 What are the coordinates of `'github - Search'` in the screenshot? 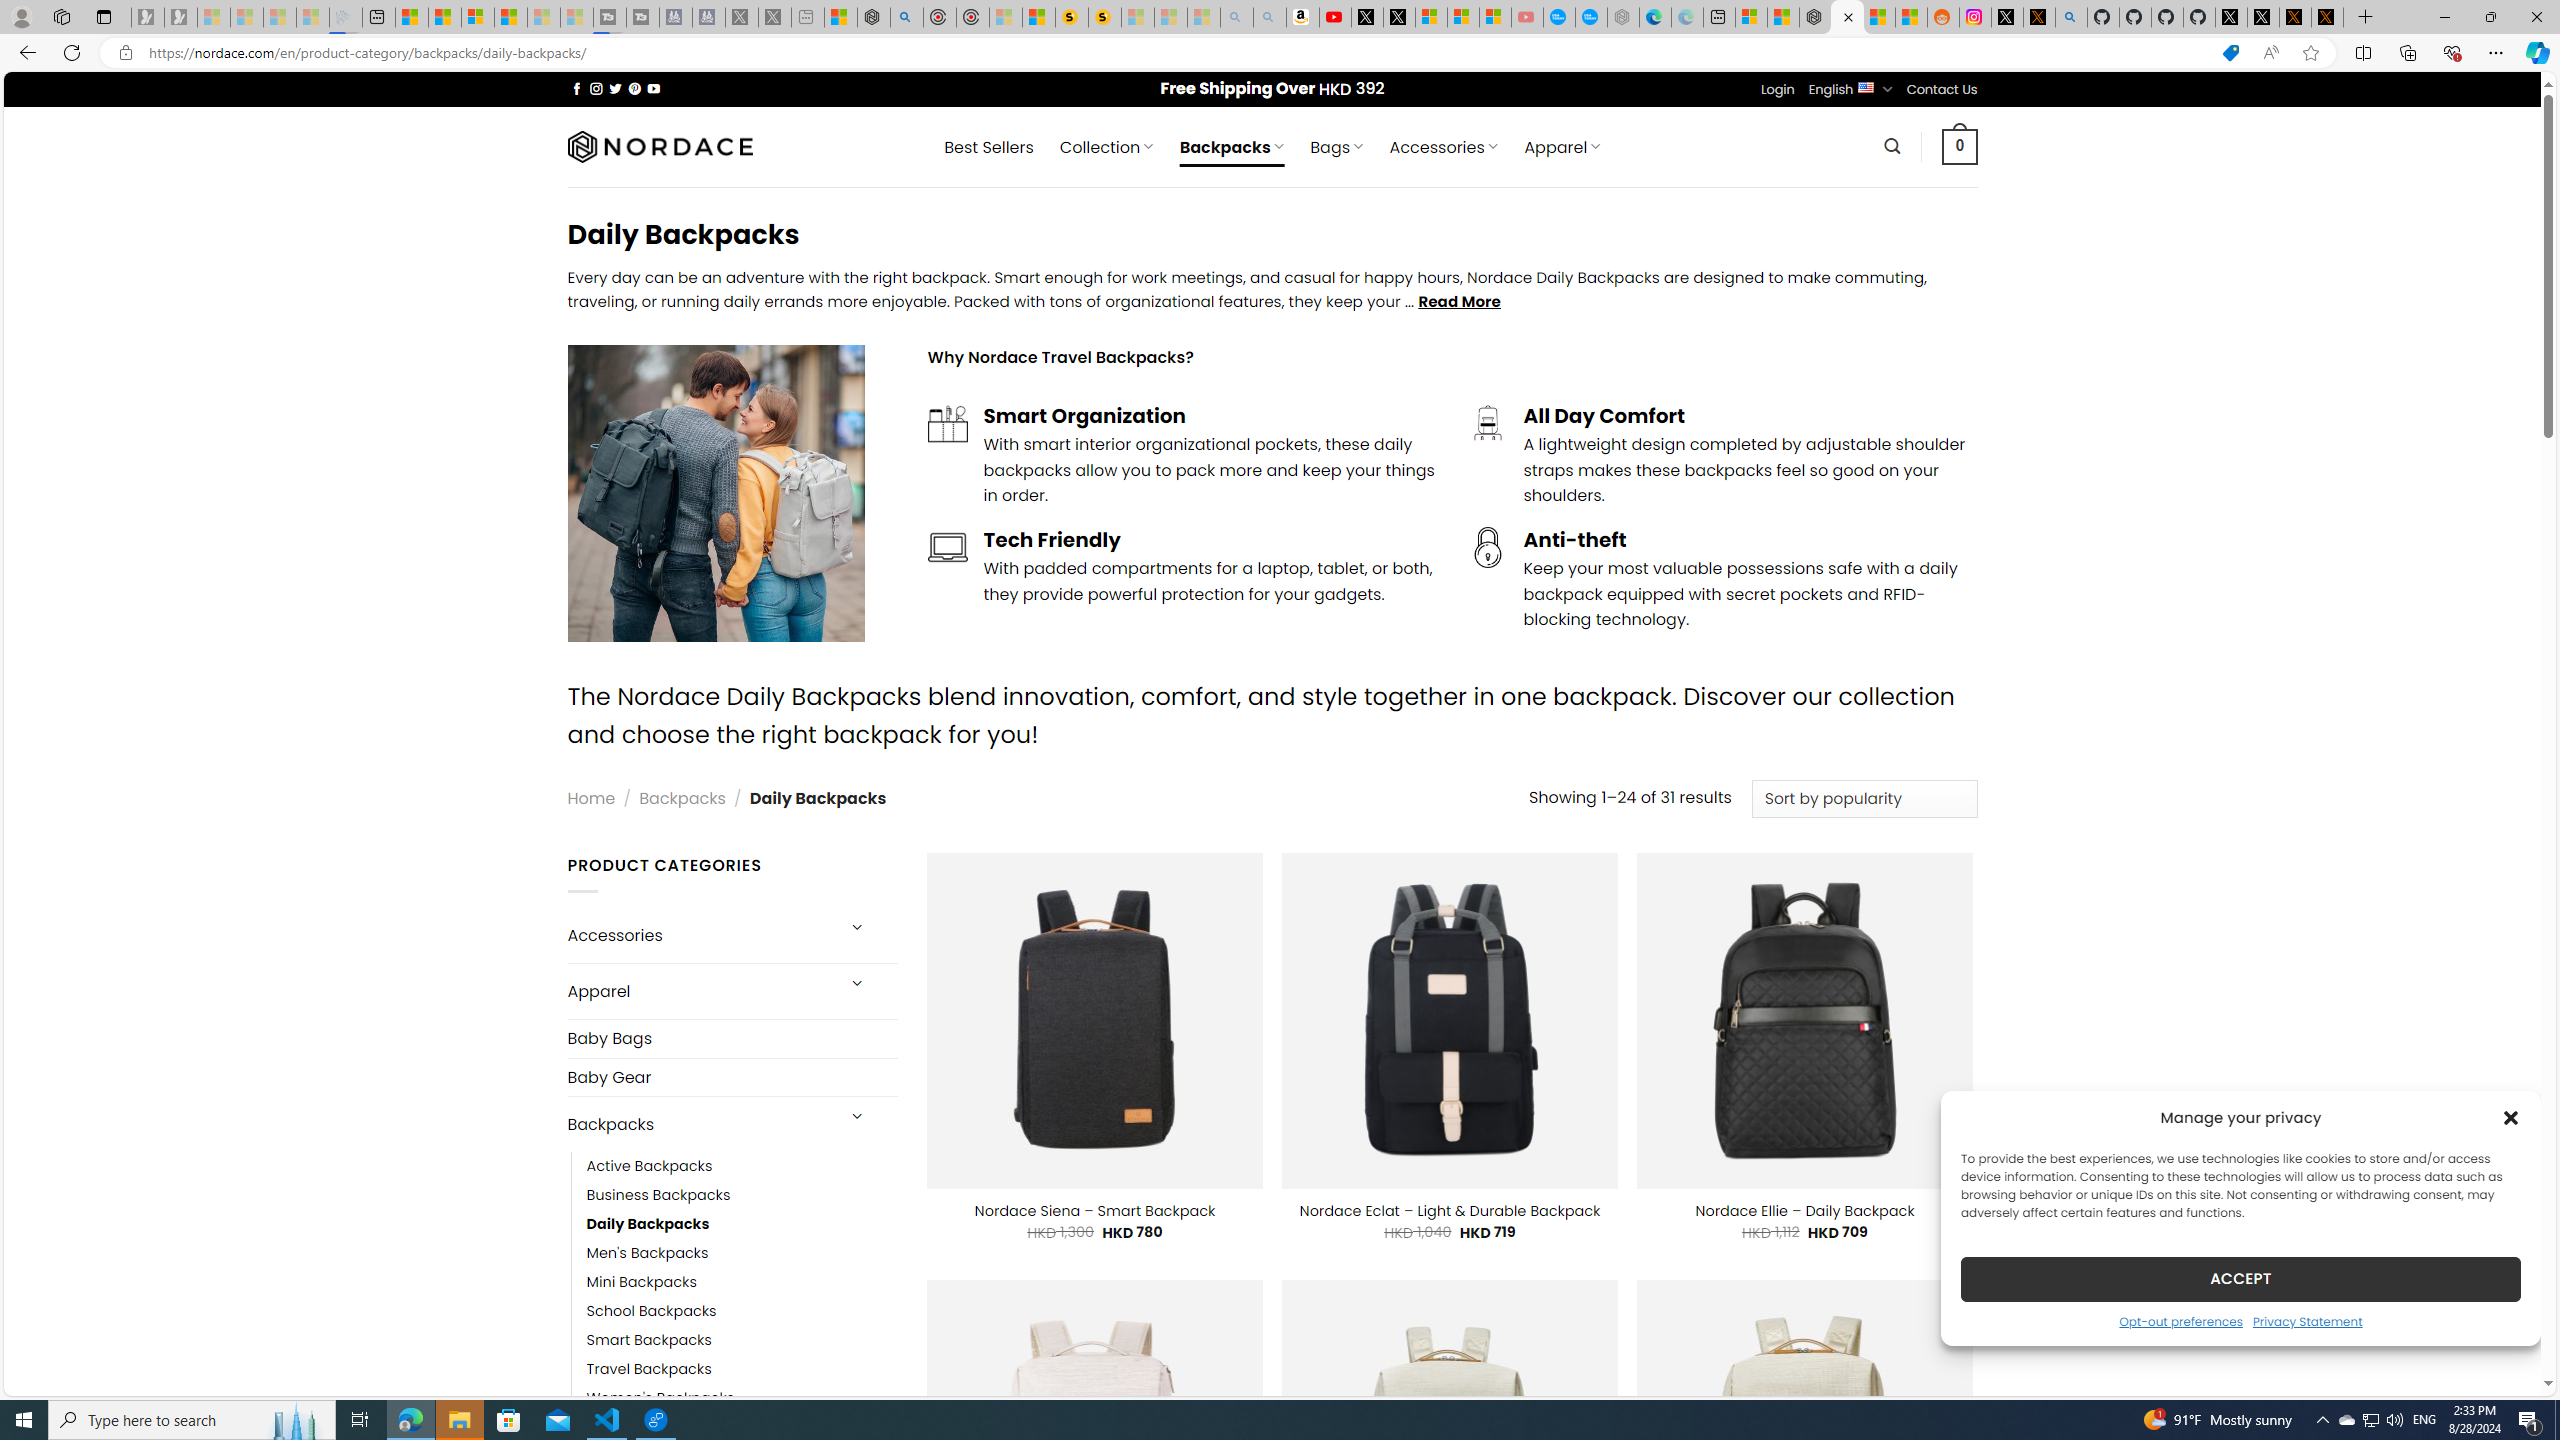 It's located at (2071, 16).